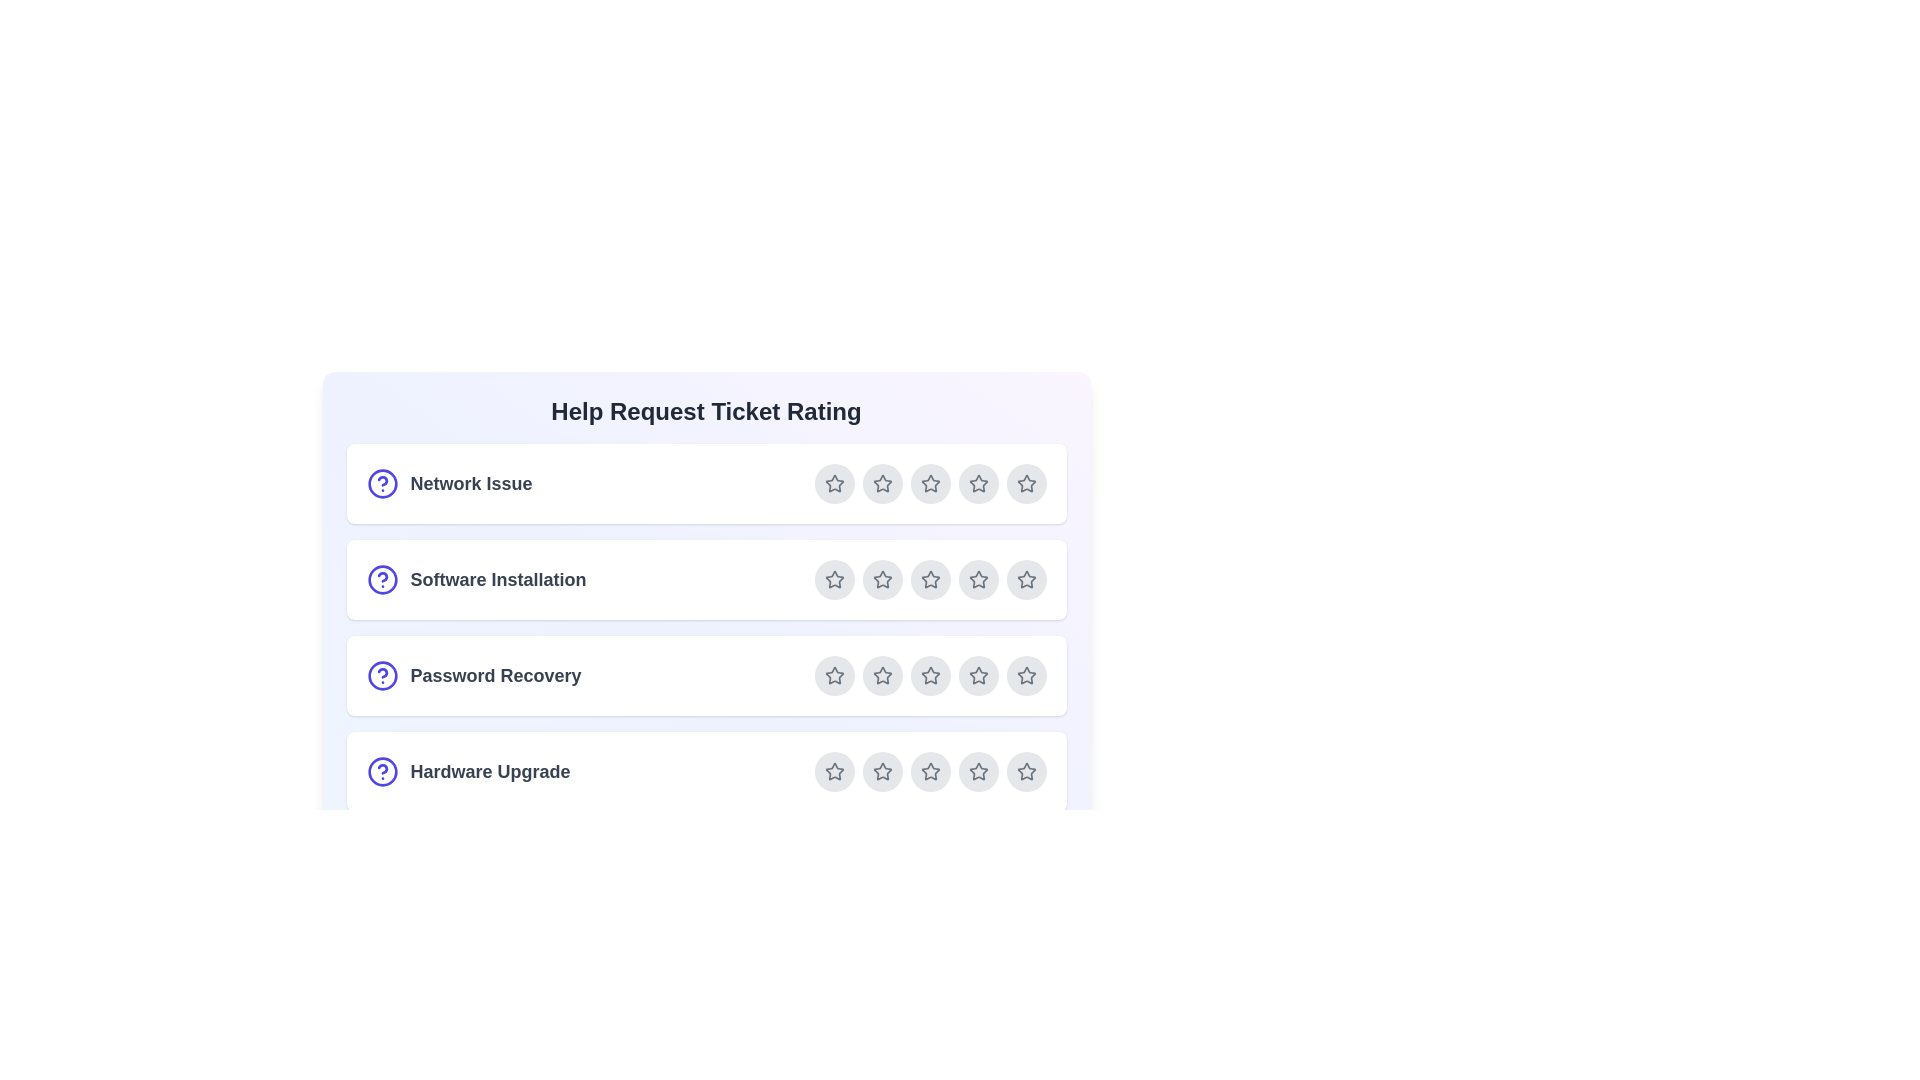 The width and height of the screenshot is (1920, 1080). What do you see at coordinates (929, 770) in the screenshot?
I see `the star corresponding to 3 for the ticket Hardware Upgrade` at bounding box center [929, 770].